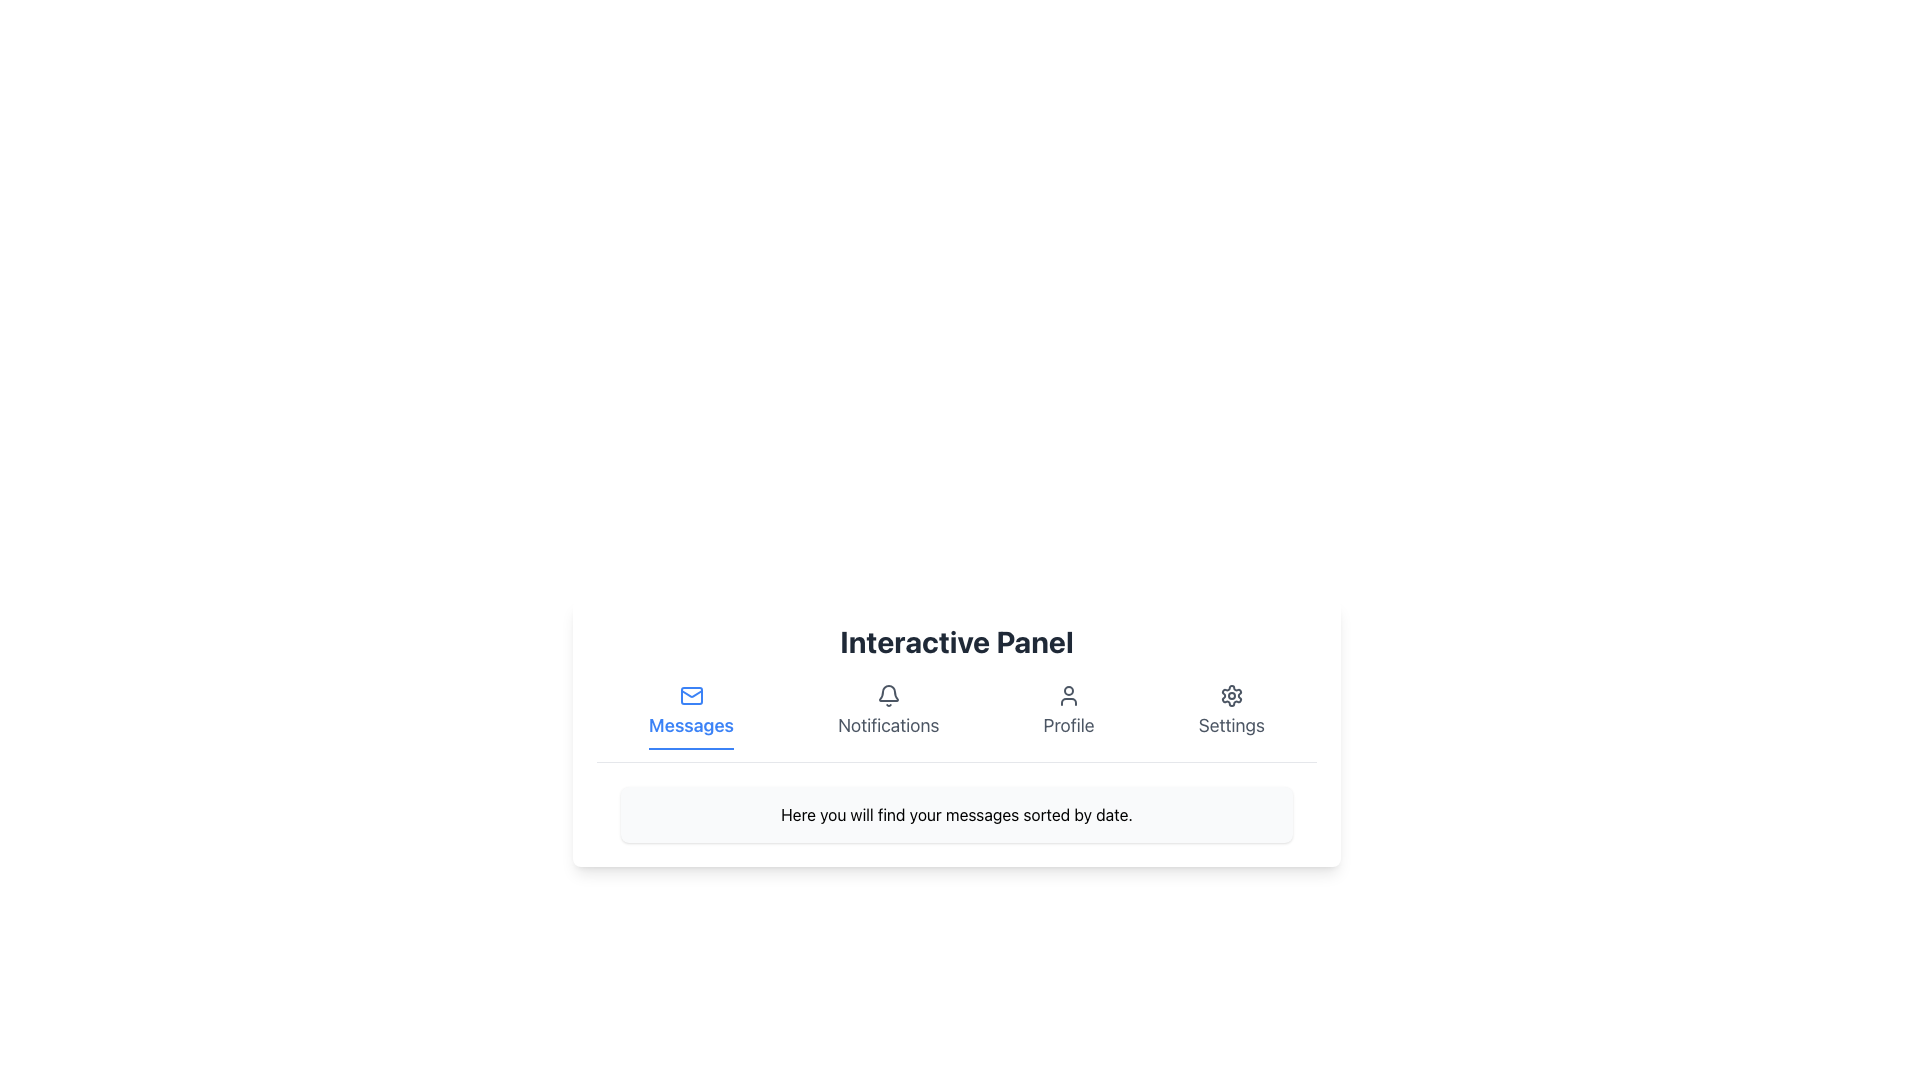 The image size is (1920, 1080). What do you see at coordinates (1230, 694) in the screenshot?
I see `the gear-shaped icon with a gray outline in the 'Settings' section` at bounding box center [1230, 694].